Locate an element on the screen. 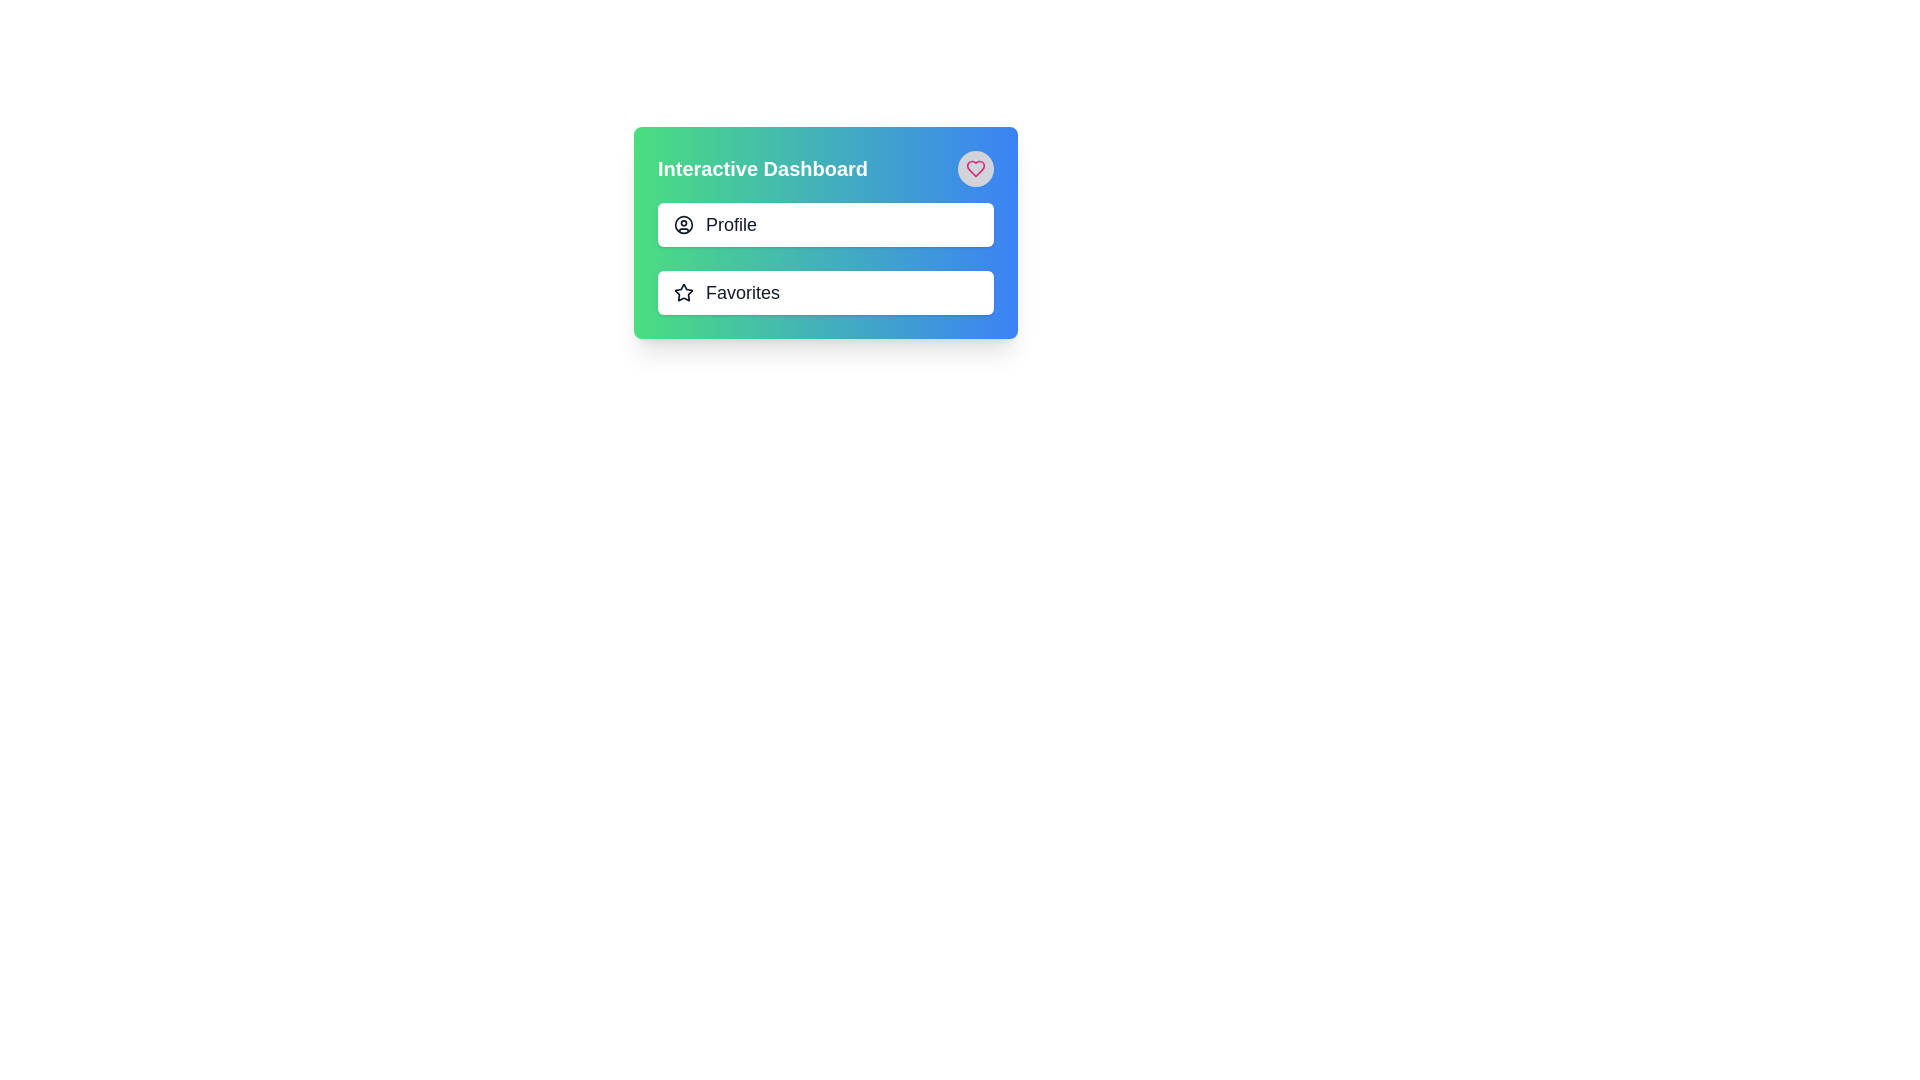 The height and width of the screenshot is (1080, 1920). the user profile icon located within the 'Profile' group is located at coordinates (684, 224).